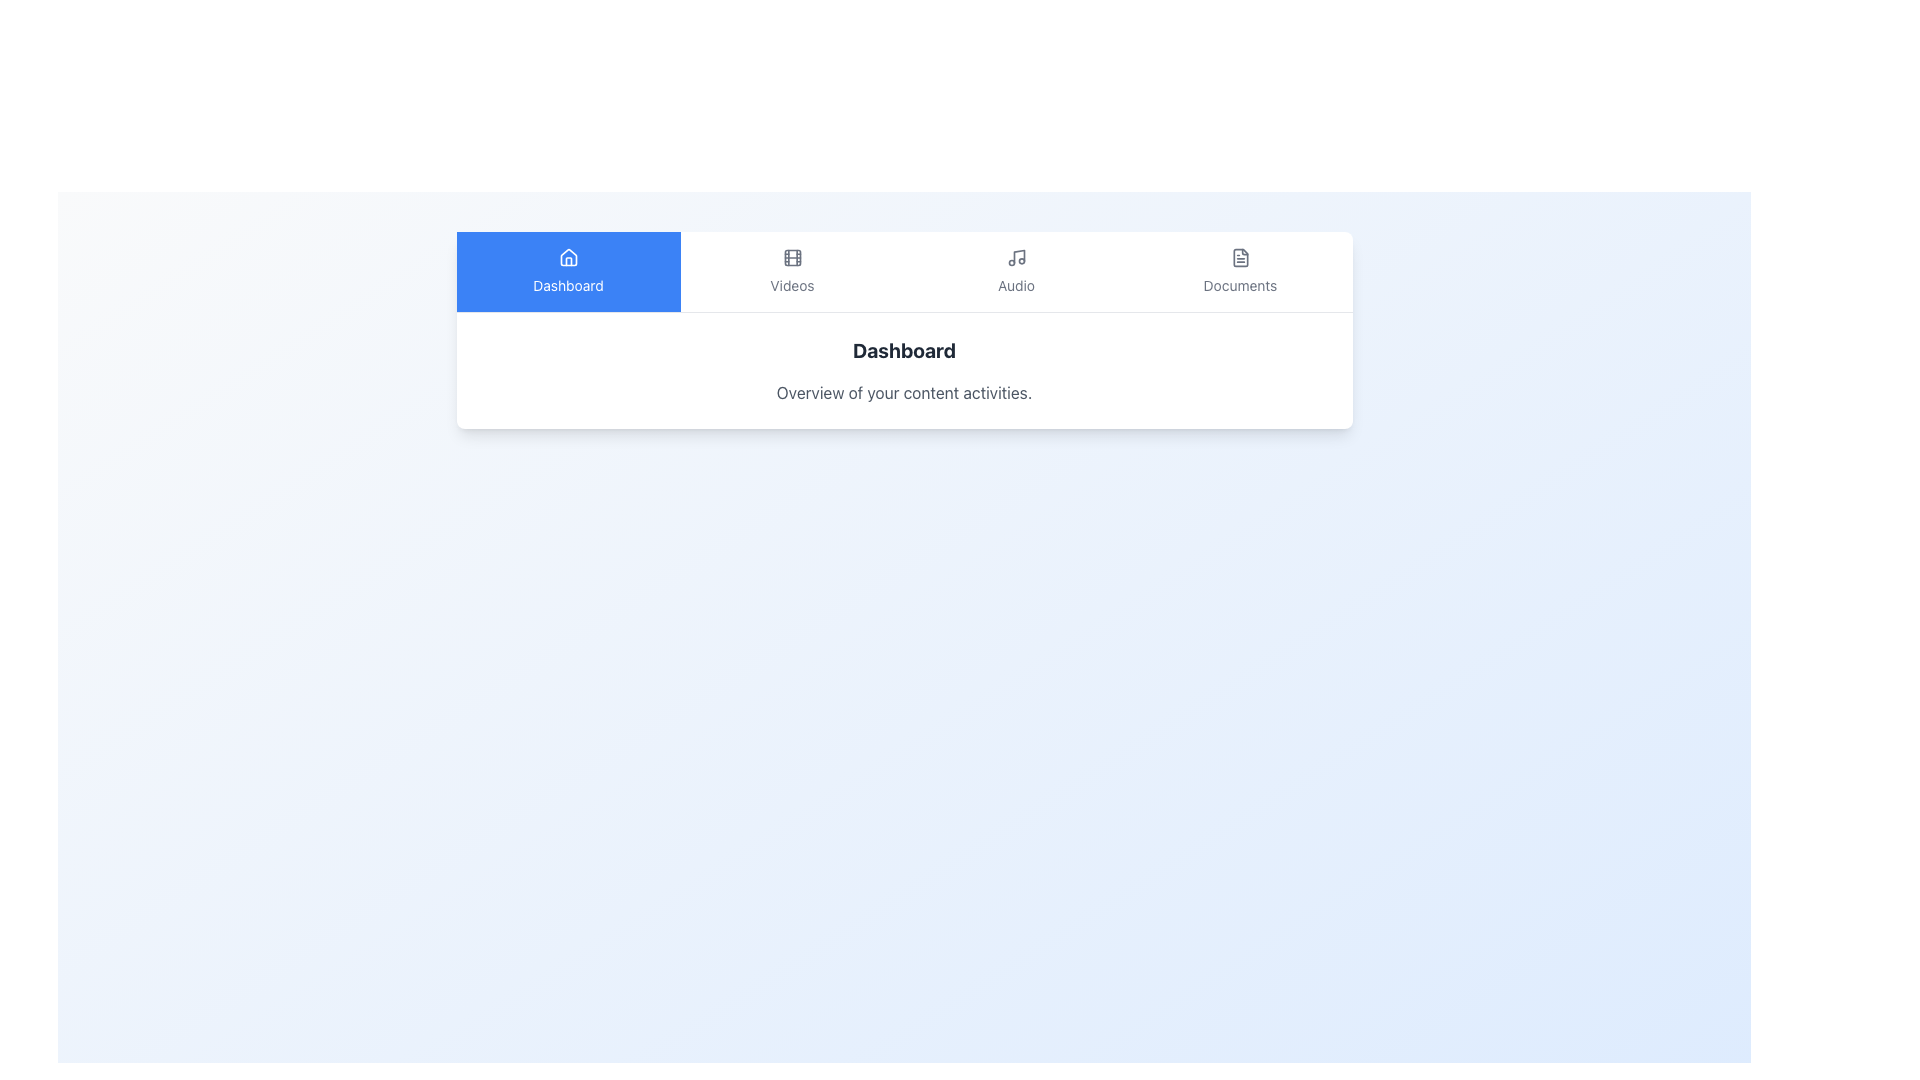  What do you see at coordinates (567, 256) in the screenshot?
I see `the house roof outline icon component within the Dashboard navigation interface` at bounding box center [567, 256].